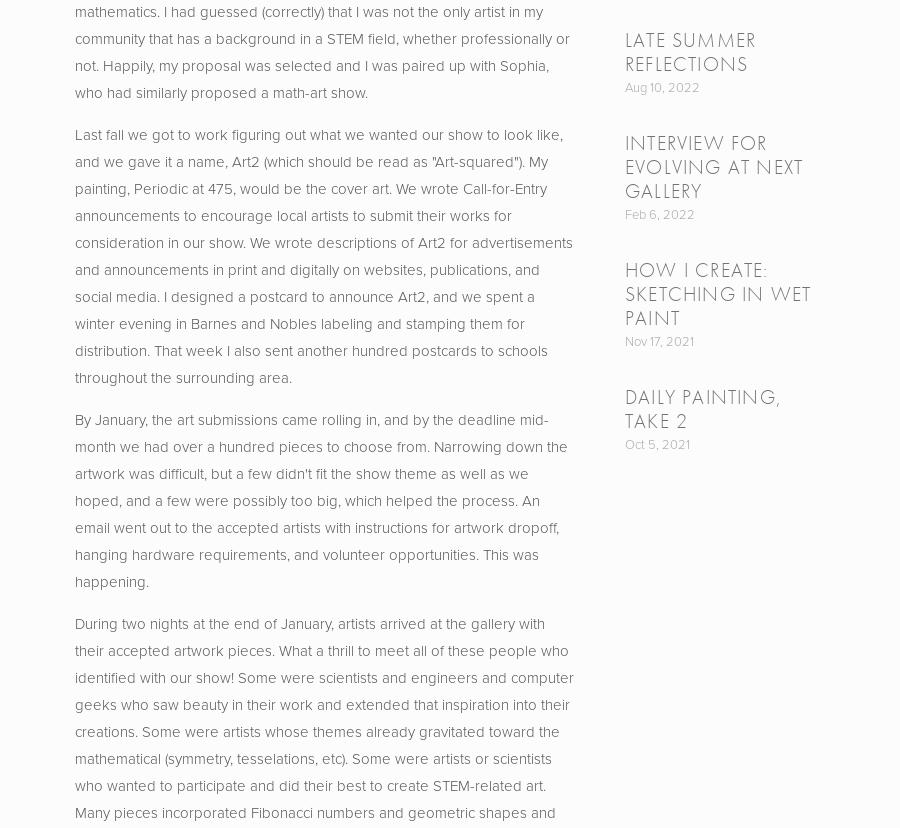 This screenshot has height=828, width=900. What do you see at coordinates (320, 500) in the screenshot?
I see `'By January, the art submissions came rolling in, and by the deadline mid-month we had over a hundred pieces to choose from. Narrowing down the artwork was difficult, but a few didn't fit the show theme as well as we hoped, and a few were possibly too big, which helped the process. An email went out to the accepted artists with instructions for artwork dropoff, hanging hardware requirements, and volunteer opportunities. This was happening.'` at bounding box center [320, 500].